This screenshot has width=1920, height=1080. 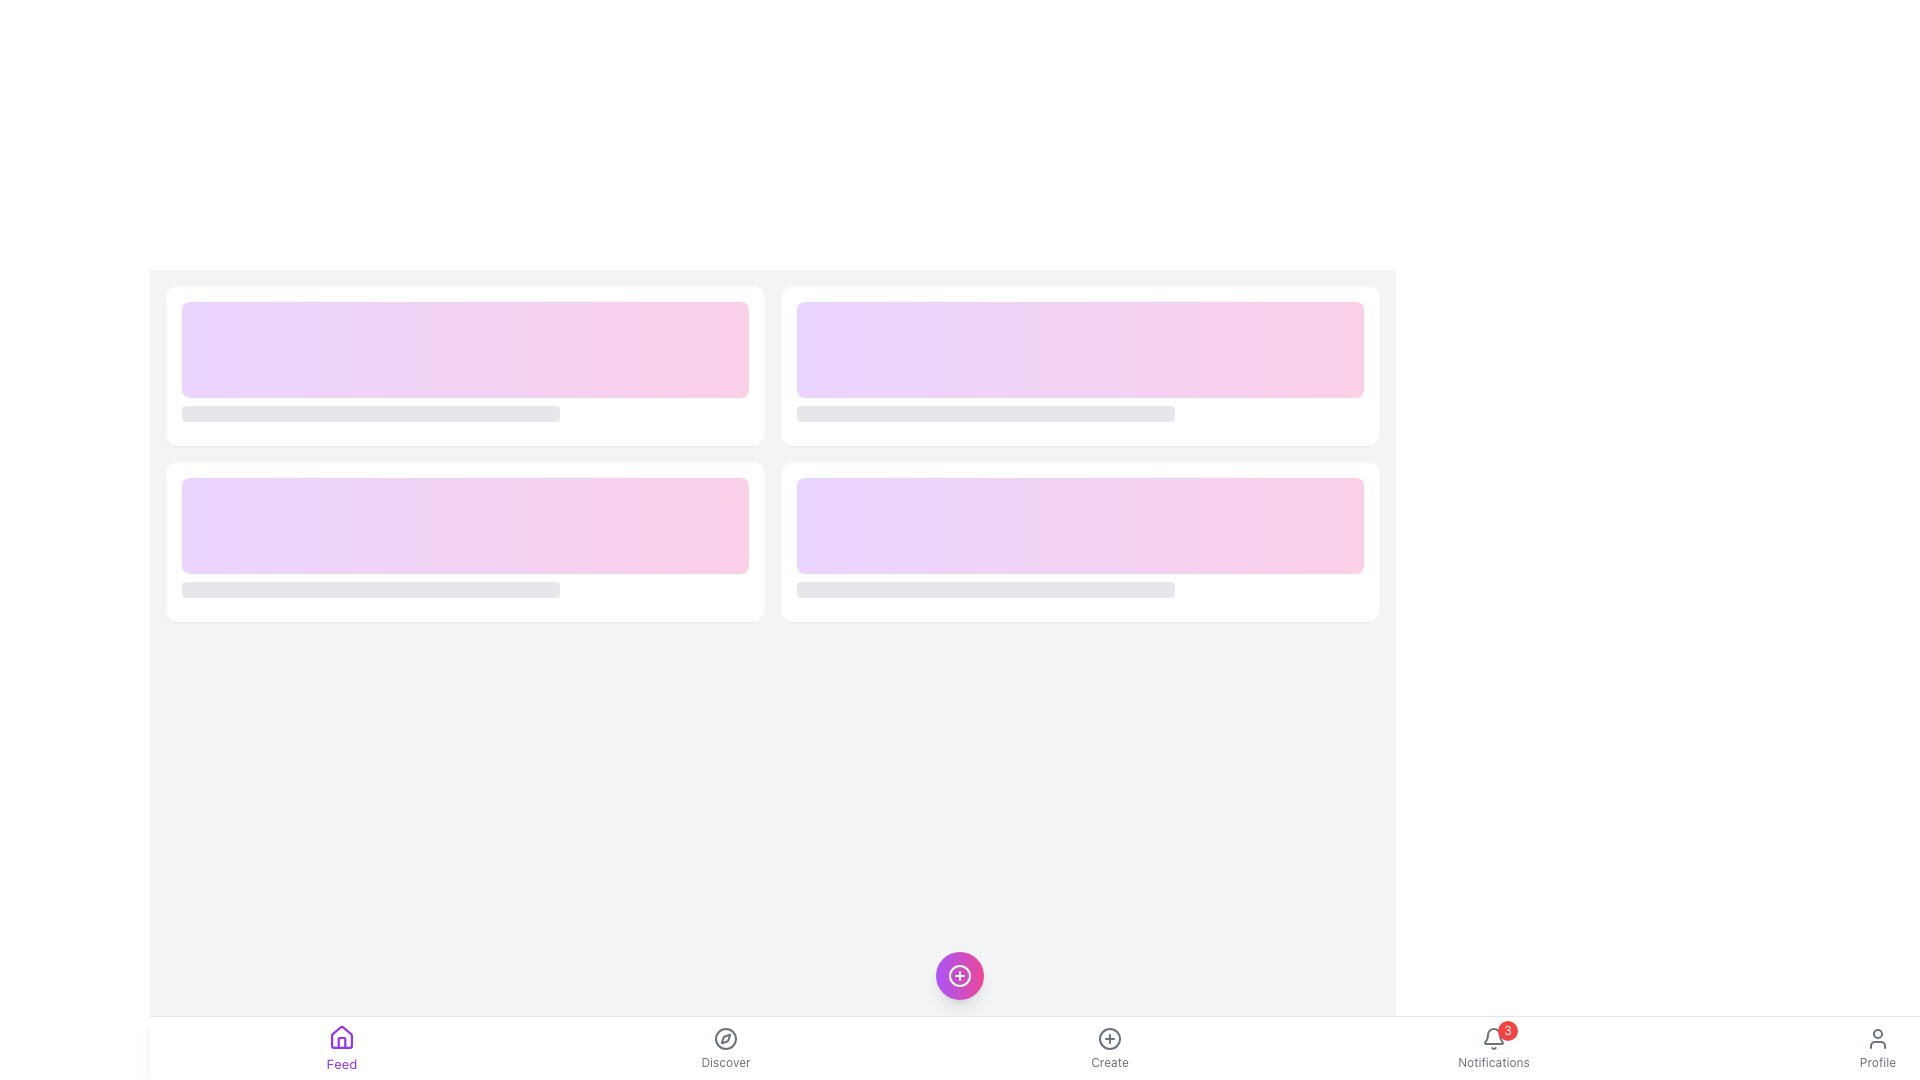 What do you see at coordinates (341, 1035) in the screenshot?
I see `the home icon SVG vector, which serves as a button for navigating to the 'Feed' section of the application` at bounding box center [341, 1035].